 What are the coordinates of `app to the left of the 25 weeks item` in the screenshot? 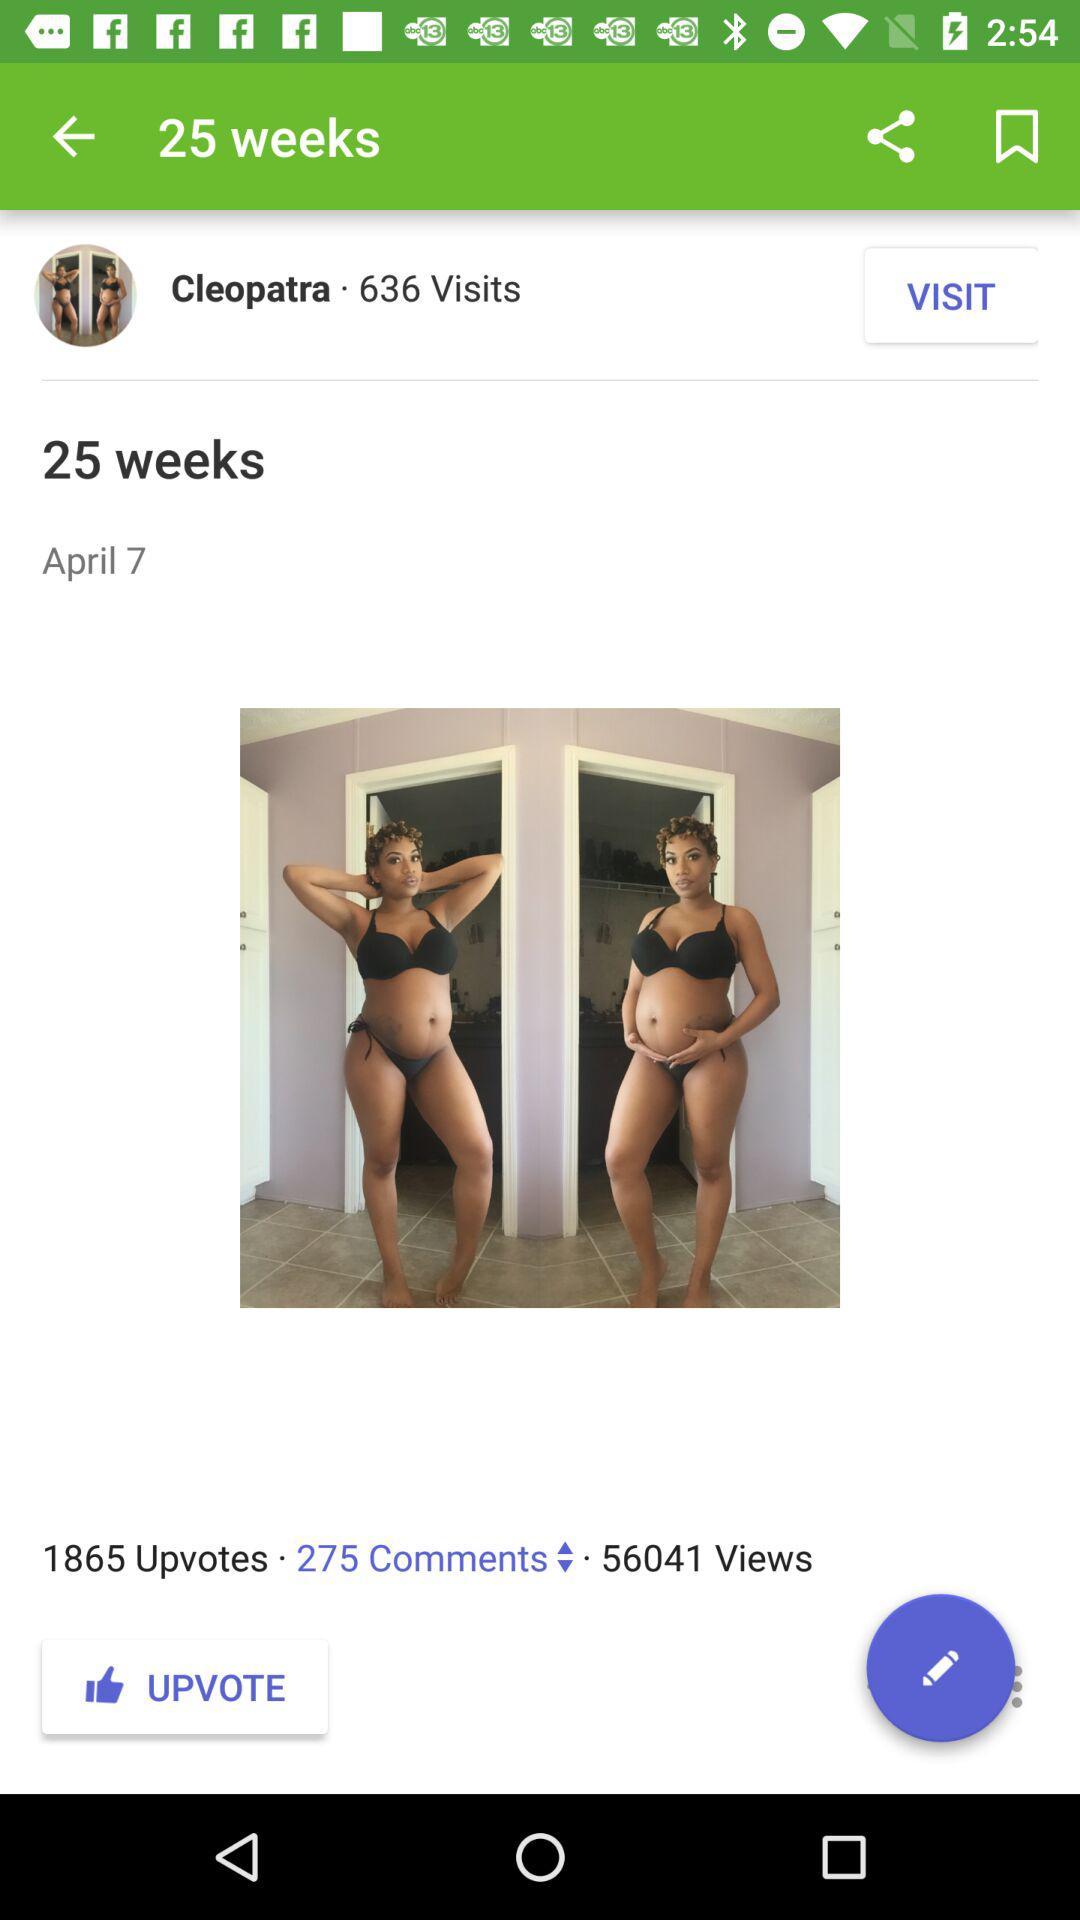 It's located at (72, 135).